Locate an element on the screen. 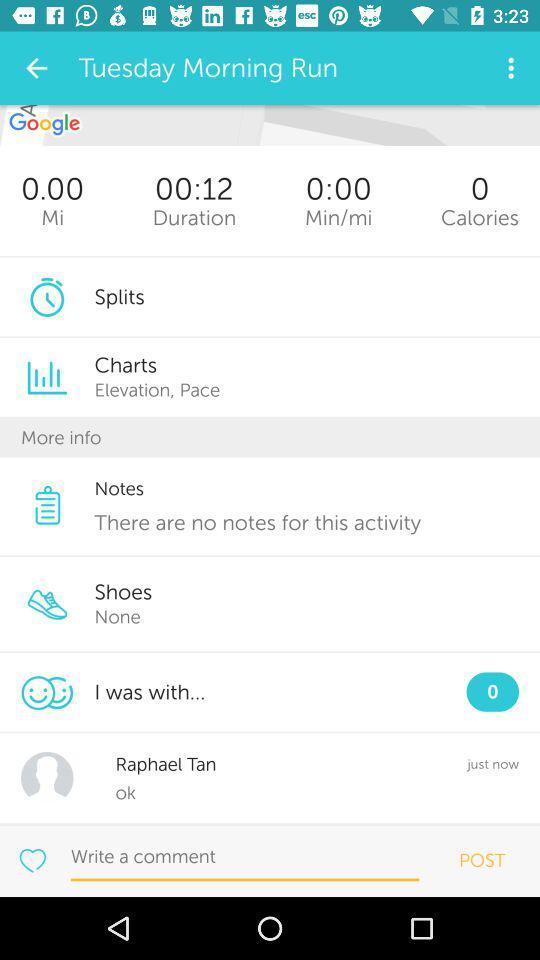 The width and height of the screenshot is (540, 960). icon next to the 0:00 is located at coordinates (194, 217).